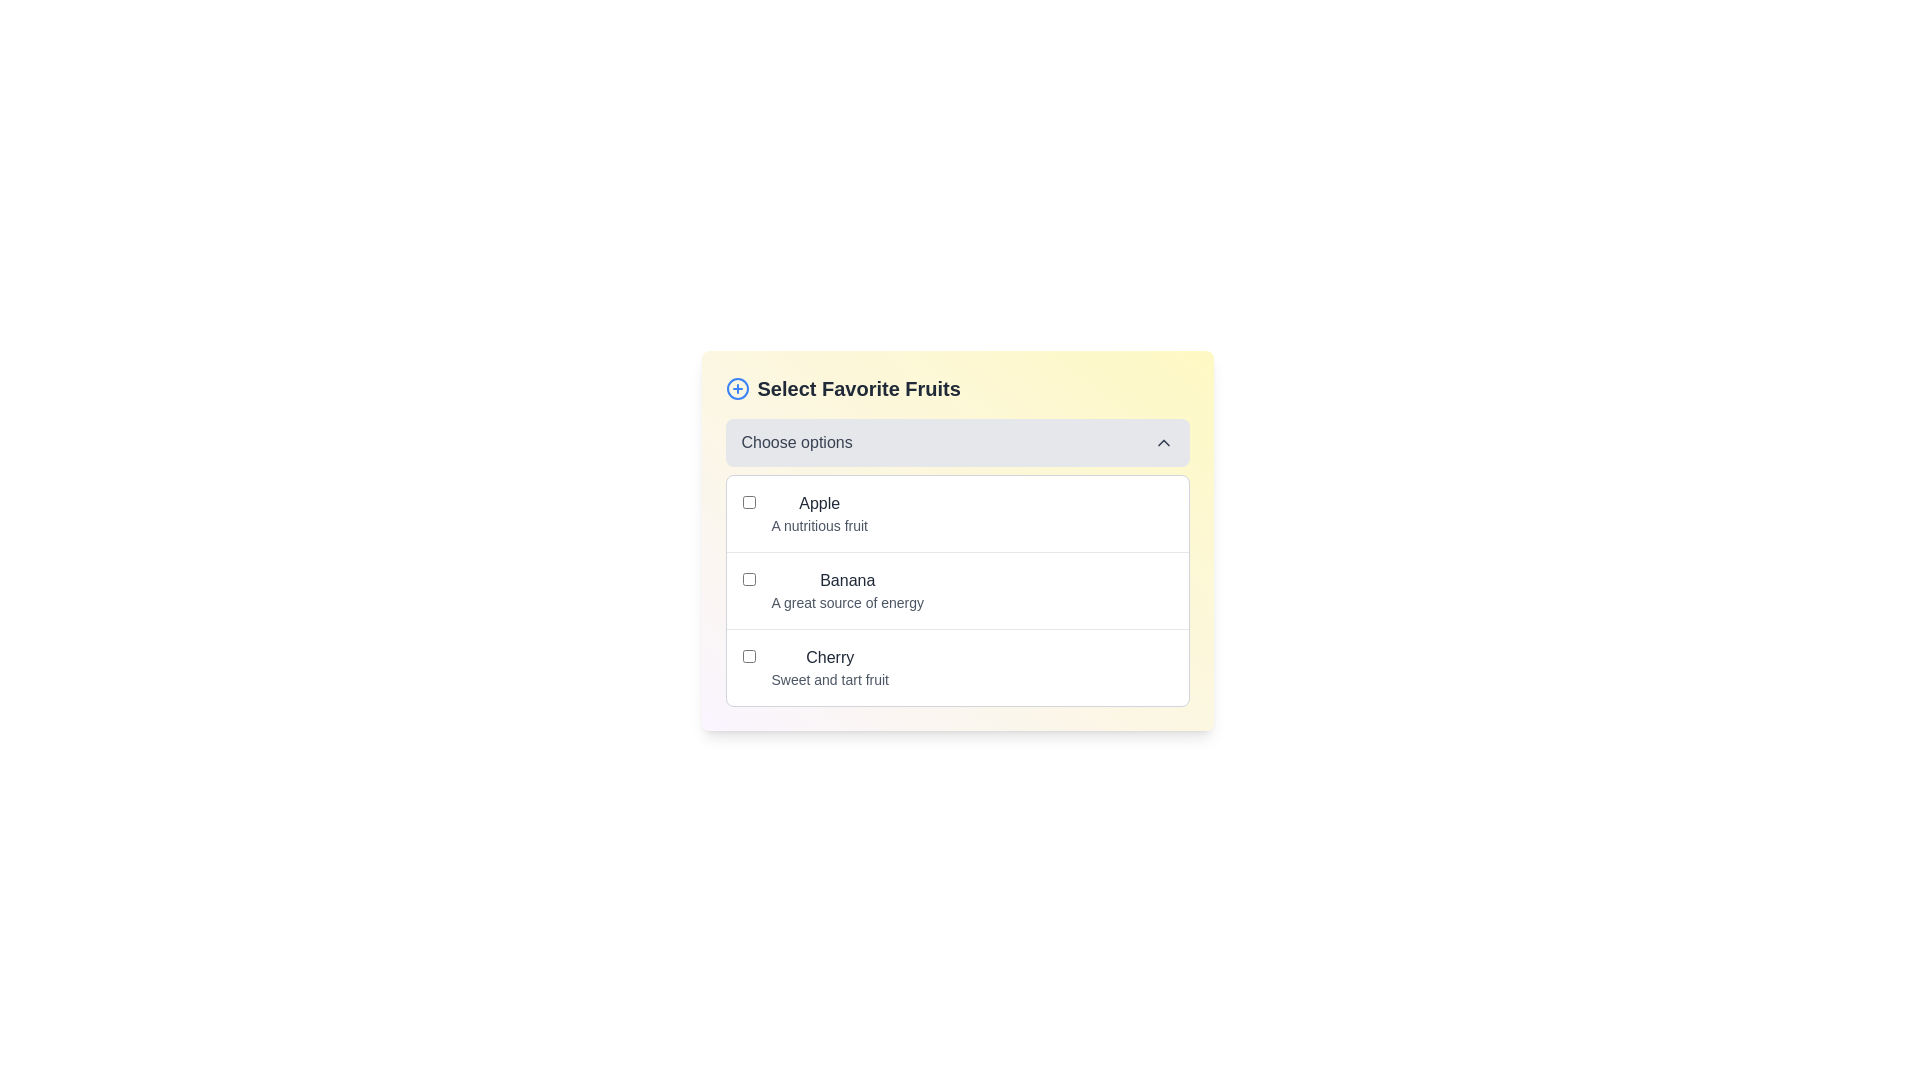 The width and height of the screenshot is (1920, 1080). Describe the element at coordinates (819, 503) in the screenshot. I see `the label displaying the text 'Apple' in dark gray color, which is the first item in the 'Select Favorite Fruits' section, adjacent to a checkbox` at that location.